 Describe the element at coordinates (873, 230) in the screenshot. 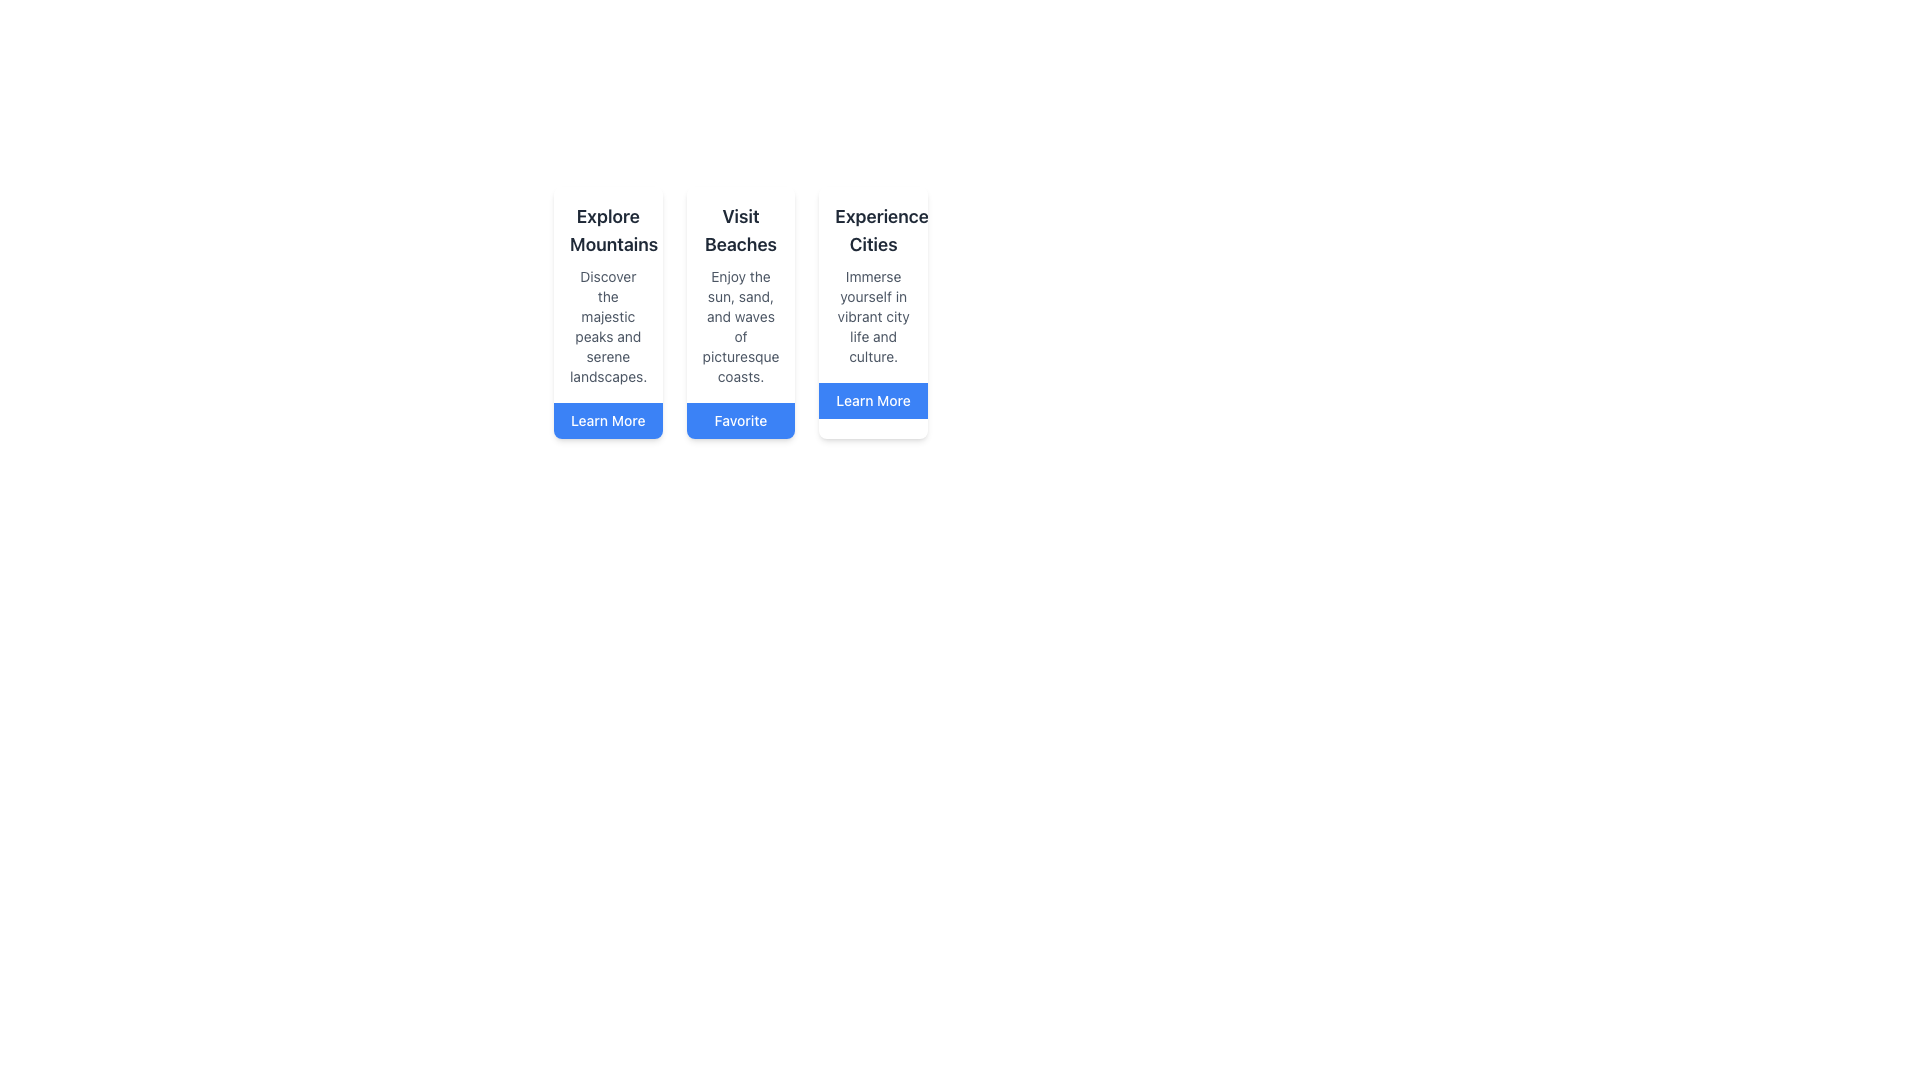

I see `the title text of the card that summarizes experiences in cities, located at the top of the card in the third column from the left` at that location.